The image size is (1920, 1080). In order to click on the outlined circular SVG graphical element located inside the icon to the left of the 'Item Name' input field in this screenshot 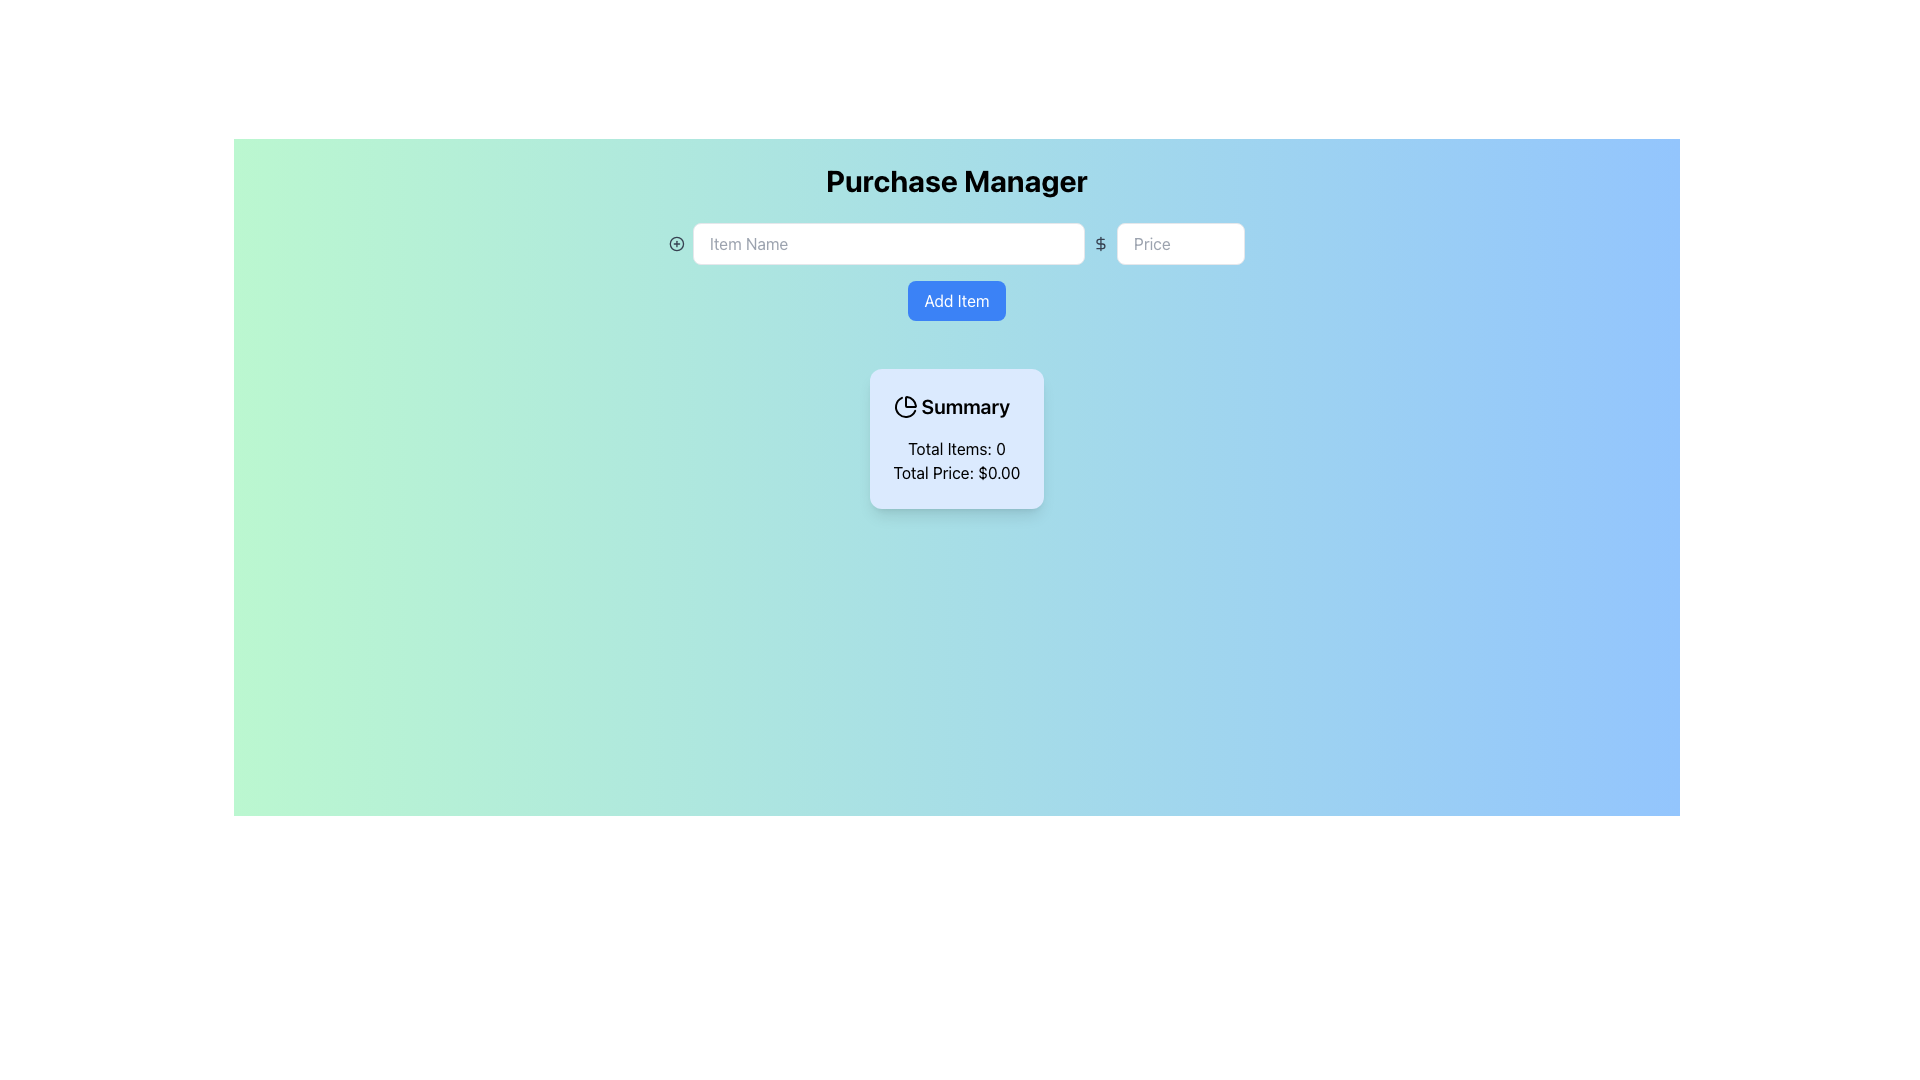, I will do `click(676, 242)`.